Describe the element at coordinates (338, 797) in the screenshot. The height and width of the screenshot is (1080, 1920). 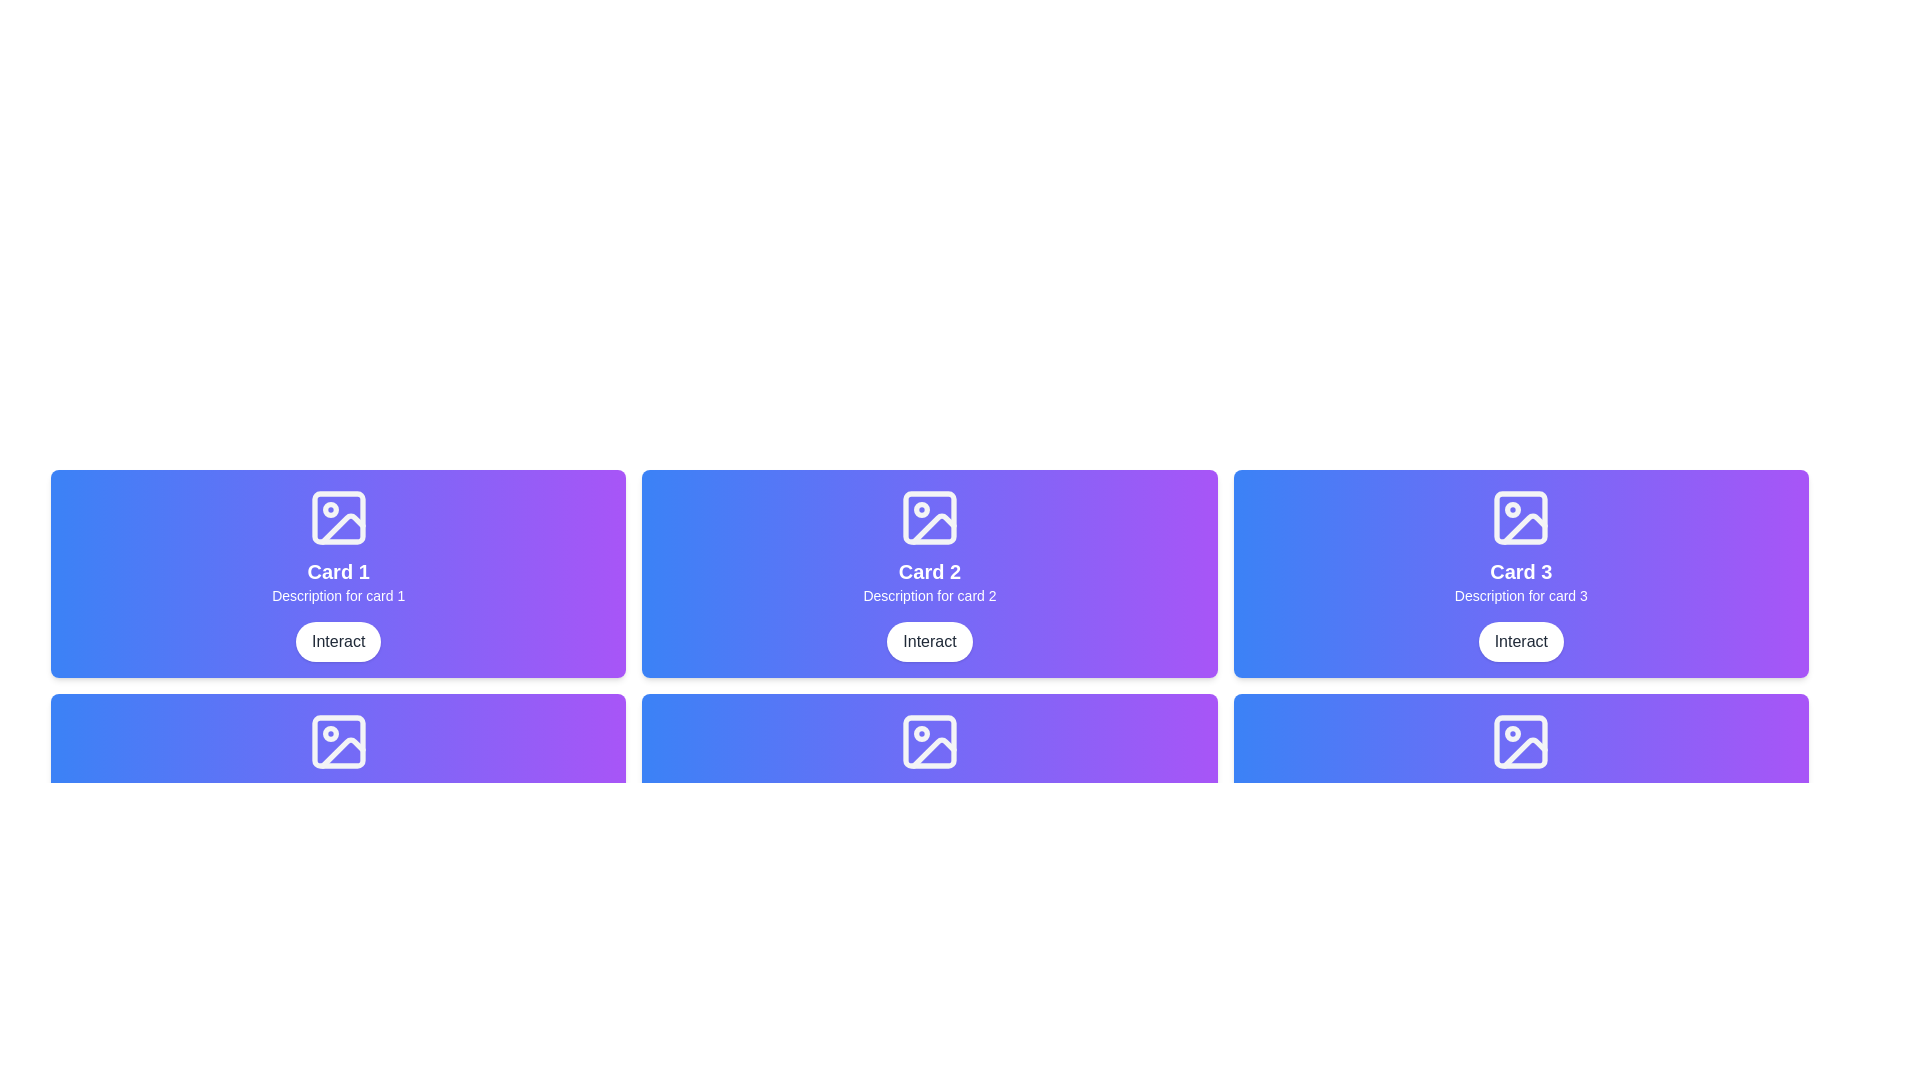
I see `the icon of the Card Component labeled 'Card 4' located in the bottom-left section of the grid layout` at that location.